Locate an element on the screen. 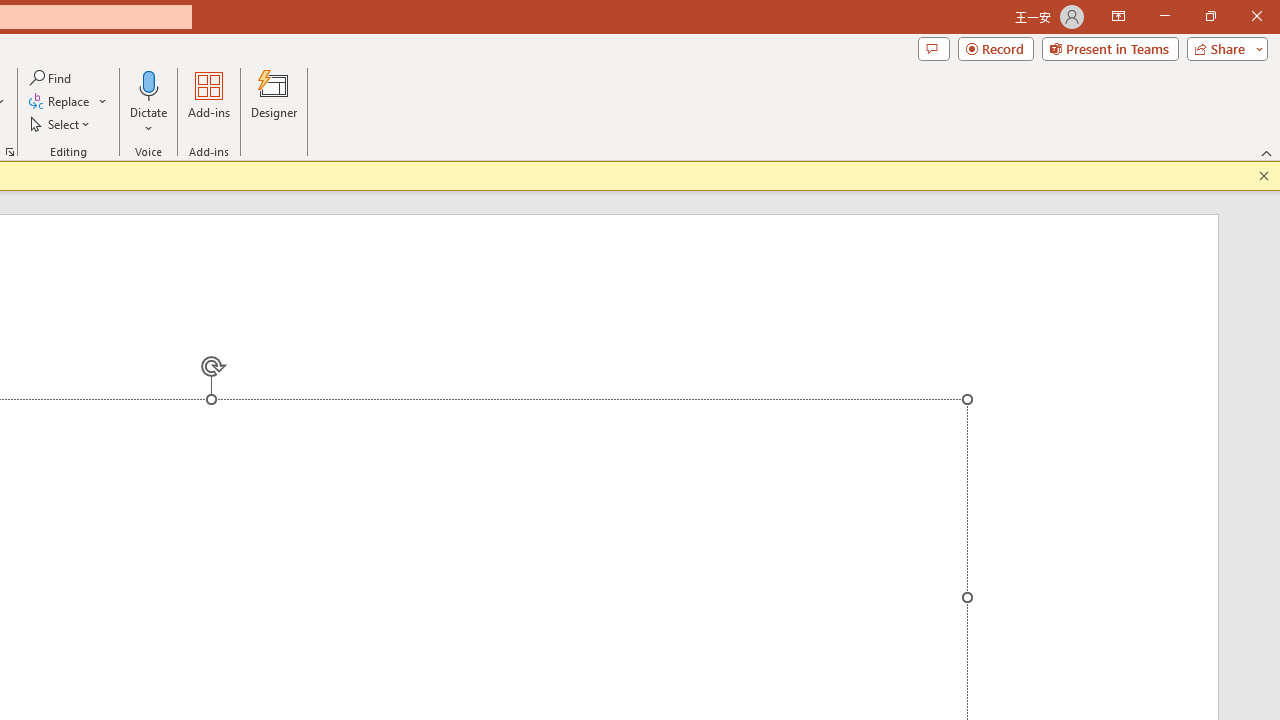  'Present in Teams' is located at coordinates (1109, 47).